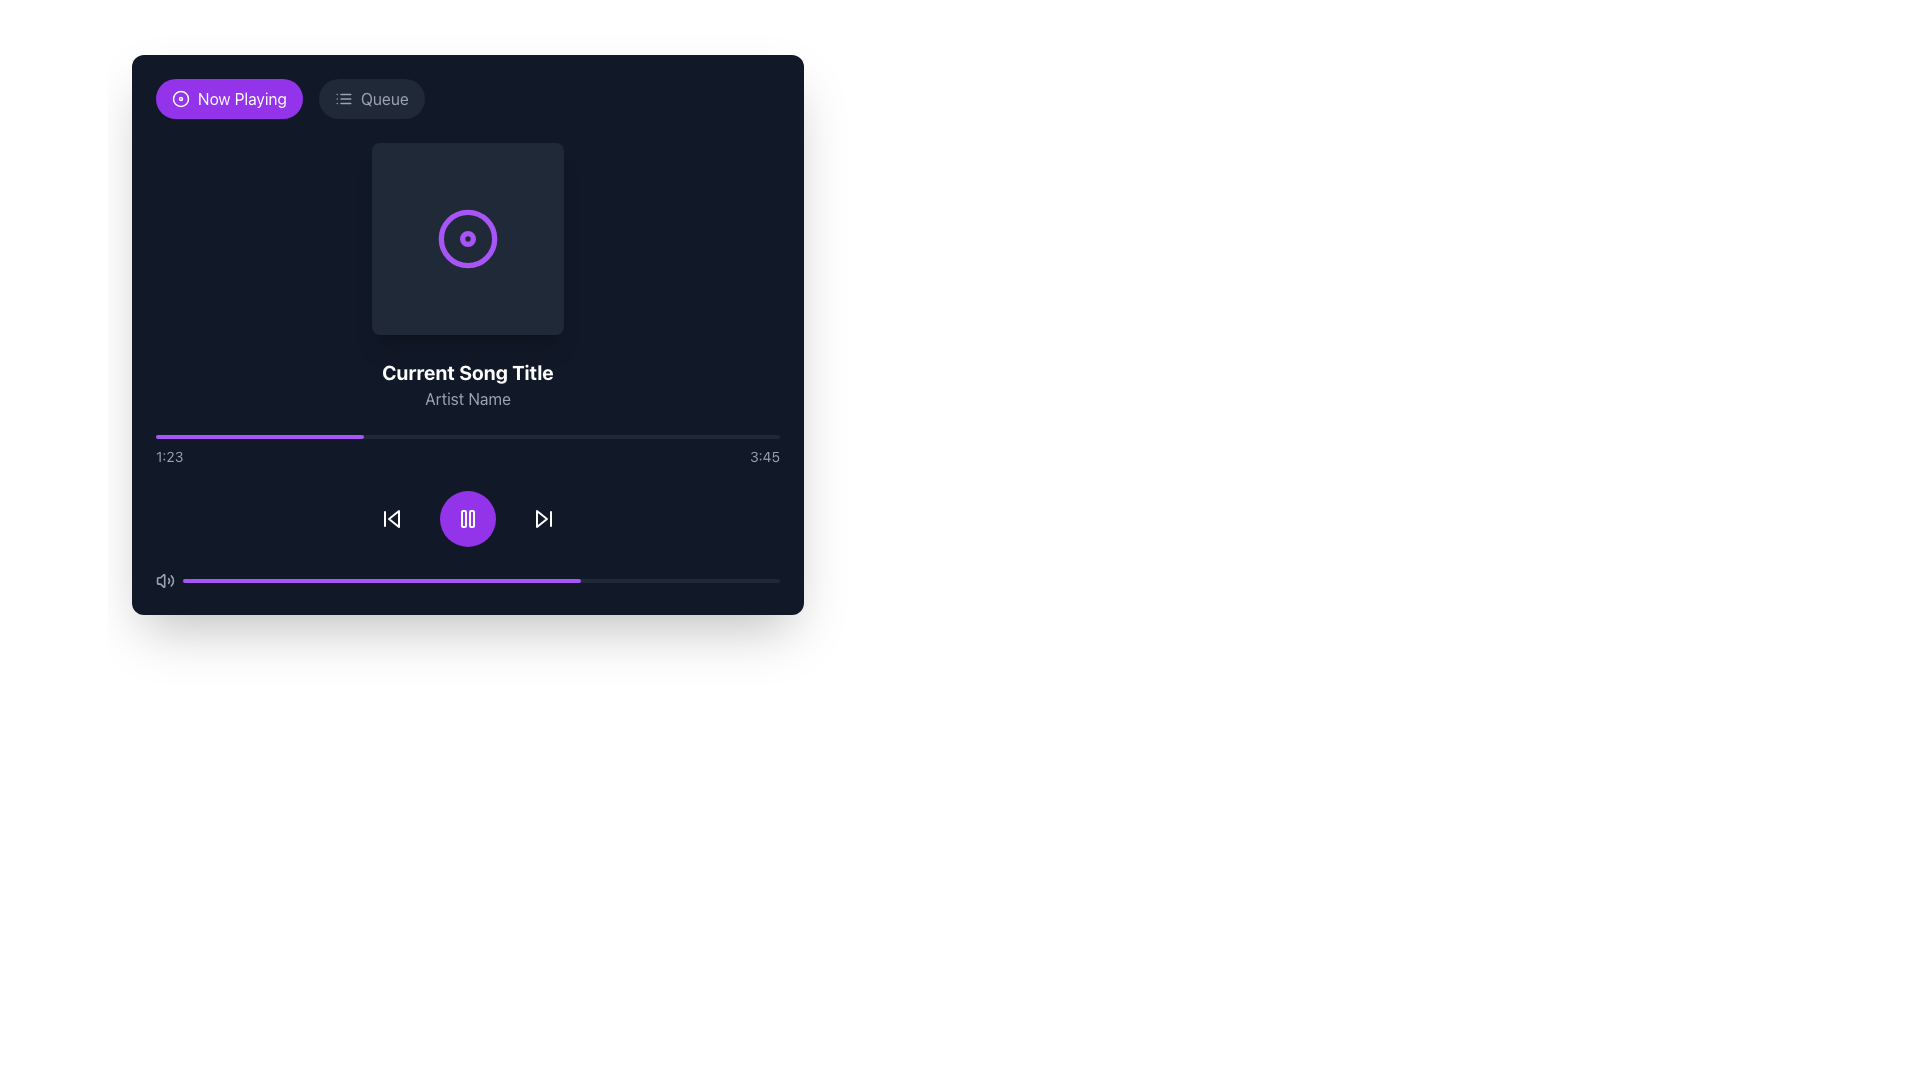 This screenshot has height=1080, width=1920. Describe the element at coordinates (230, 435) in the screenshot. I see `the playback progress` at that location.